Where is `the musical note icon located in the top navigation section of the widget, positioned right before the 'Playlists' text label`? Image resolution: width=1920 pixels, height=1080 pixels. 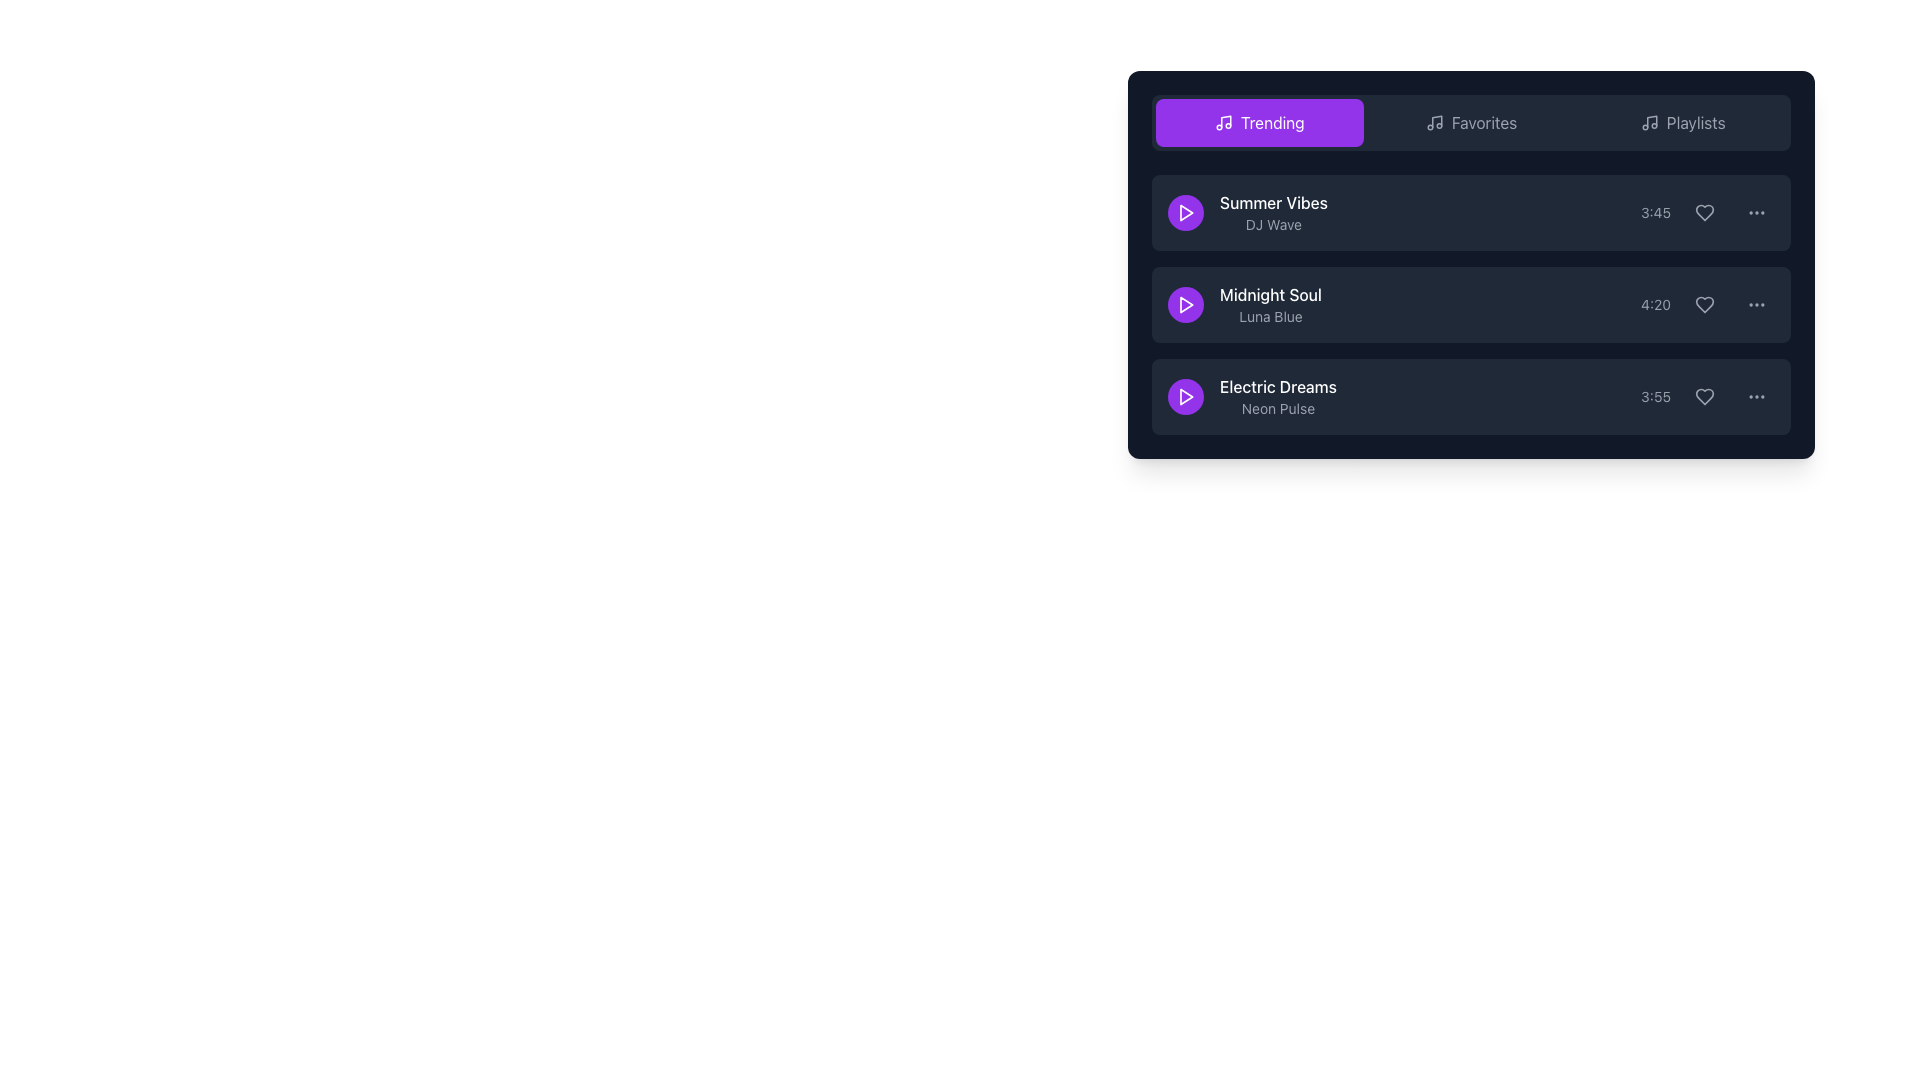 the musical note icon located in the top navigation section of the widget, positioned right before the 'Playlists' text label is located at coordinates (1649, 123).